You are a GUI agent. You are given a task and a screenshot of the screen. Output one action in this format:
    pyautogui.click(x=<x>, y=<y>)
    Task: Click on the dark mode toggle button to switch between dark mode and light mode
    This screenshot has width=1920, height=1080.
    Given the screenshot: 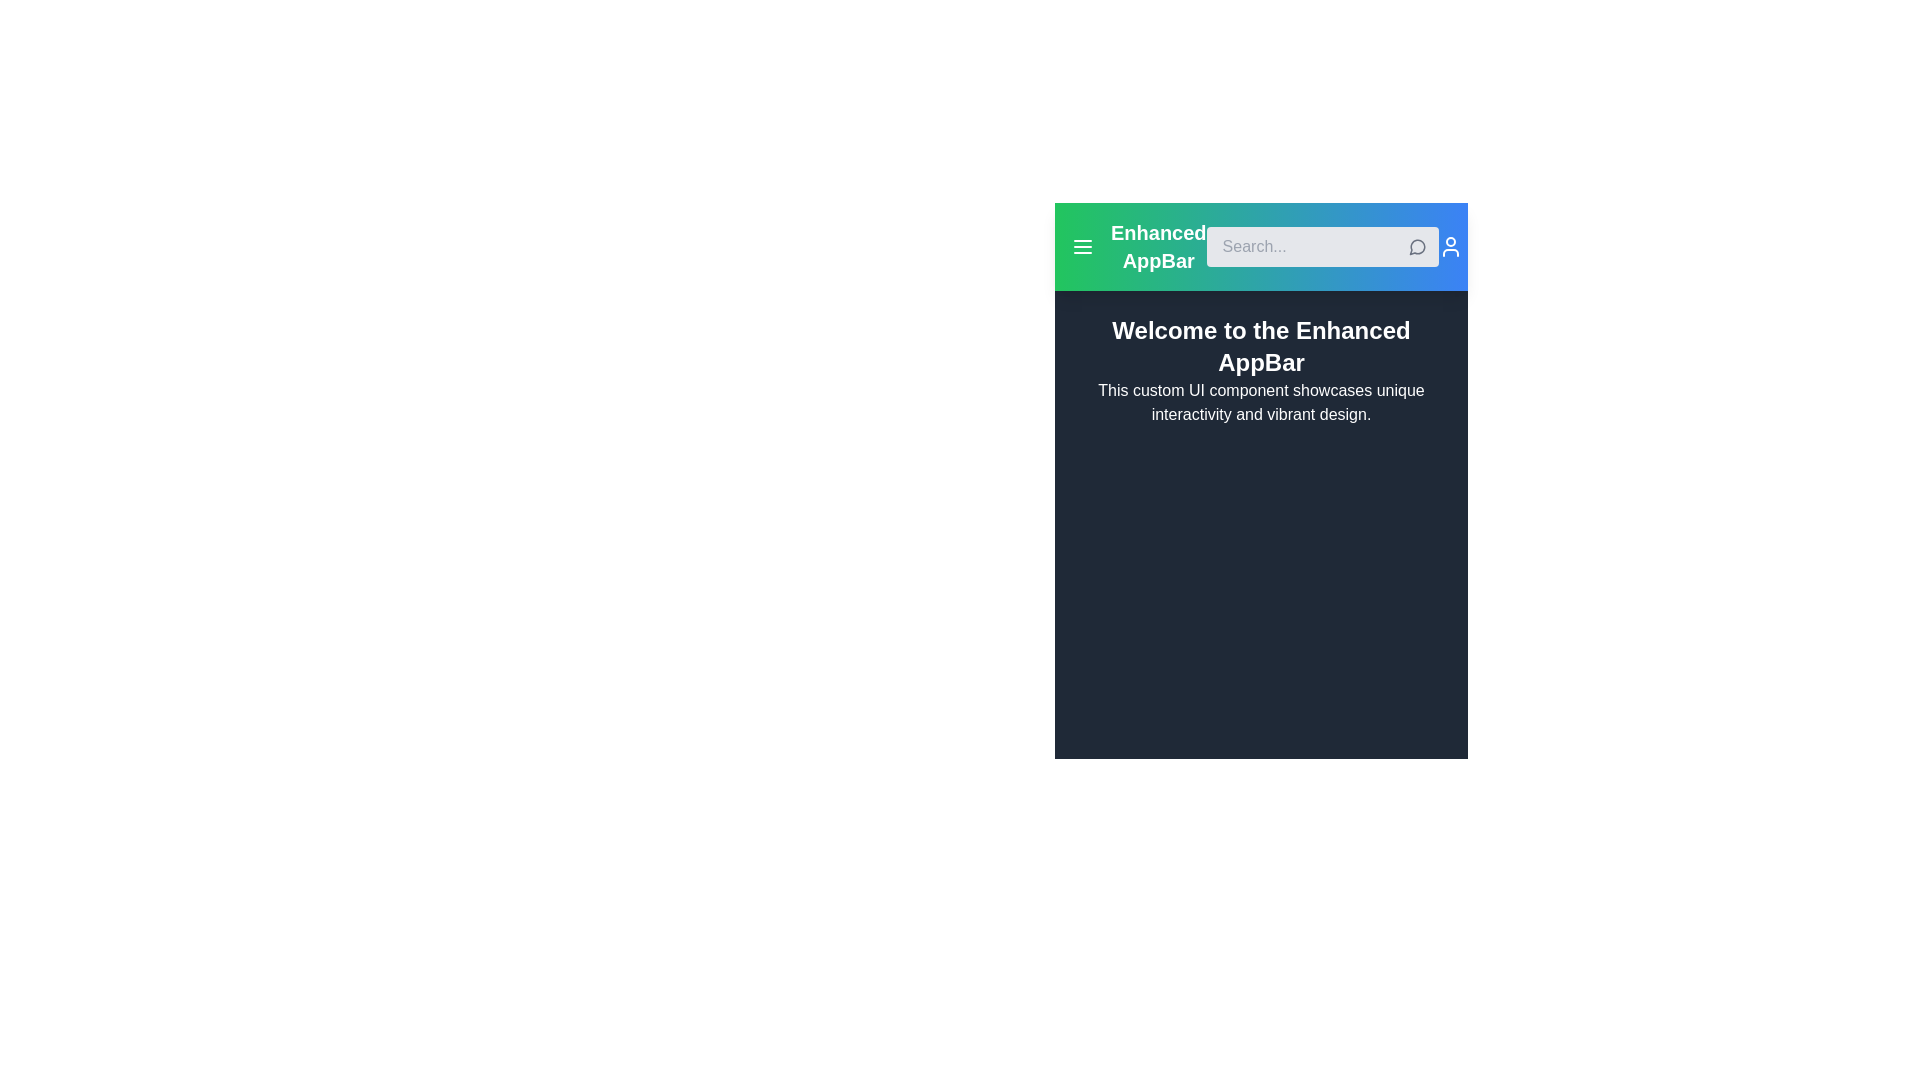 What is the action you would take?
    pyautogui.click(x=1478, y=245)
    